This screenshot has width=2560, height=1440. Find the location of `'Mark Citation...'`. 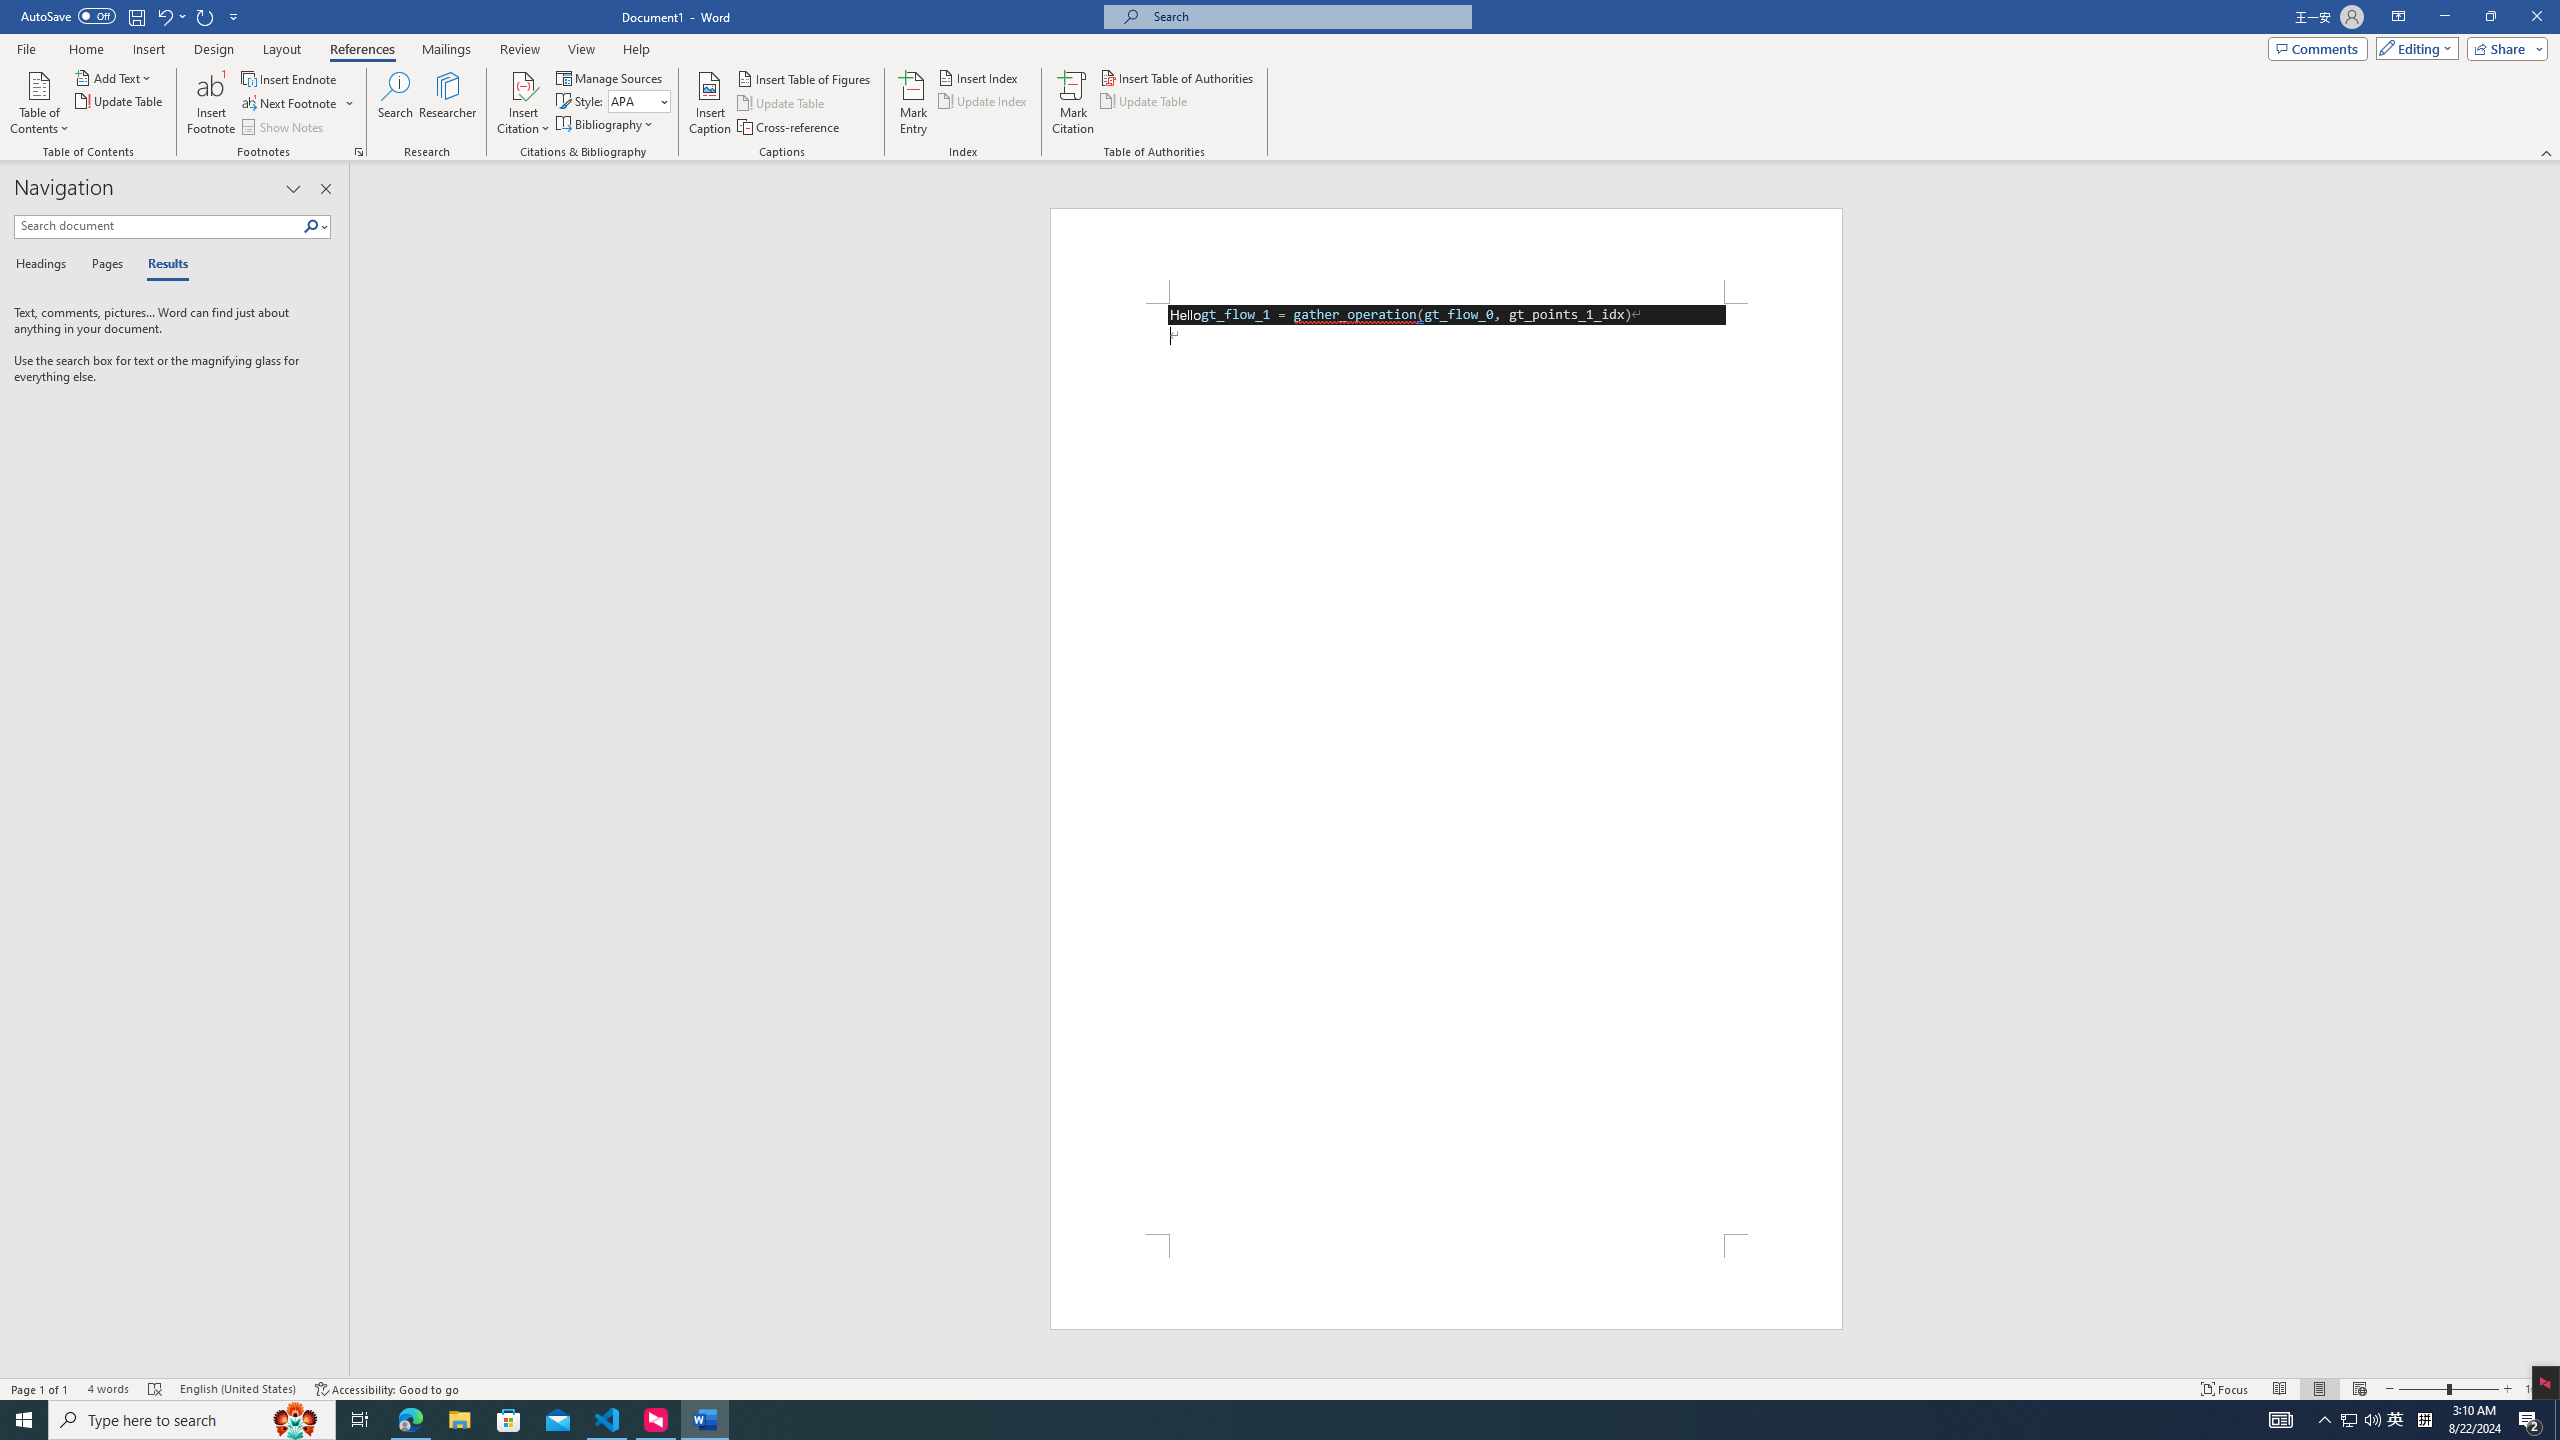

'Mark Citation...' is located at coordinates (1072, 103).